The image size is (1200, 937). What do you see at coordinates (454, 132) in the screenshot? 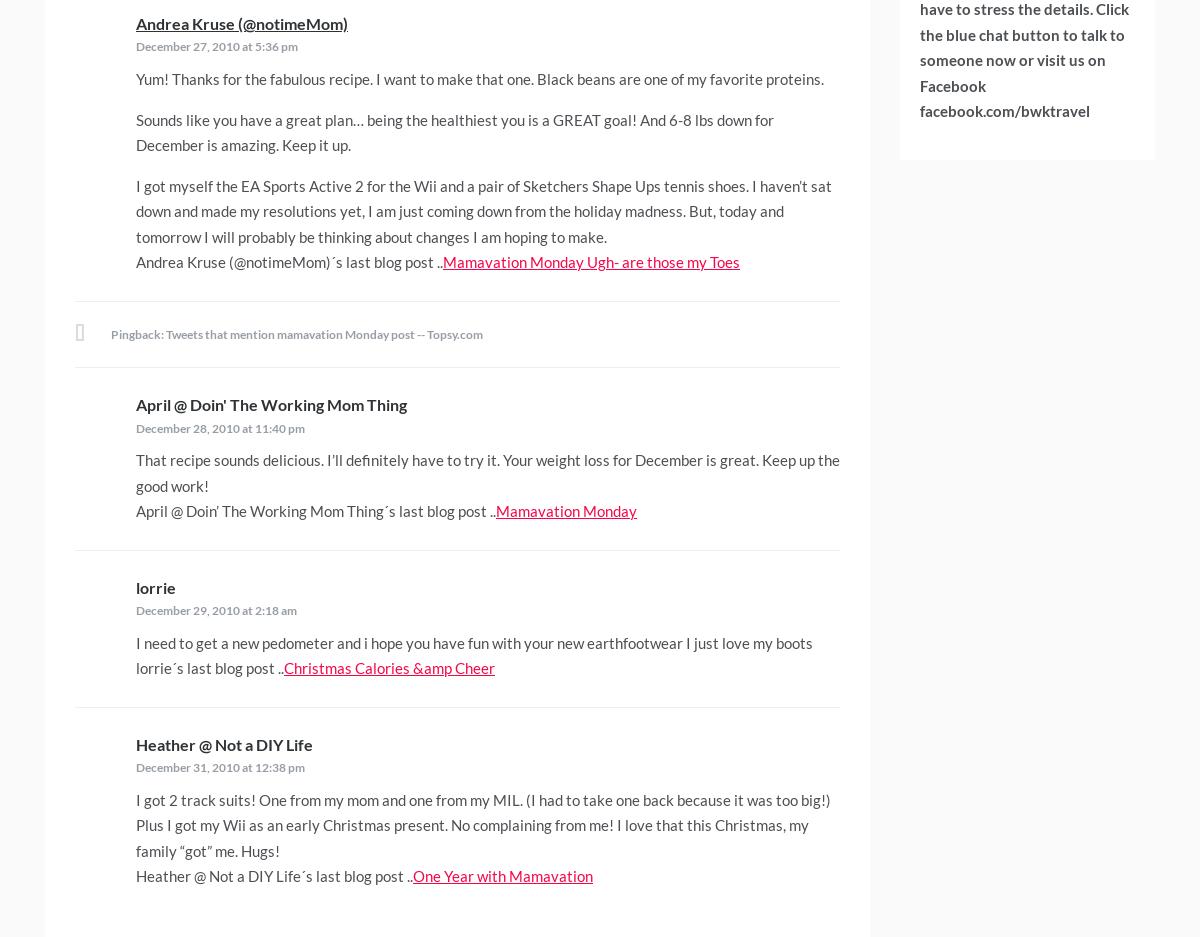
I see `'Sounds like you have a great plan… being the healthiest you is a GREAT goal! And 6-8 lbs down for December is amazing. Keep it up.'` at bounding box center [454, 132].